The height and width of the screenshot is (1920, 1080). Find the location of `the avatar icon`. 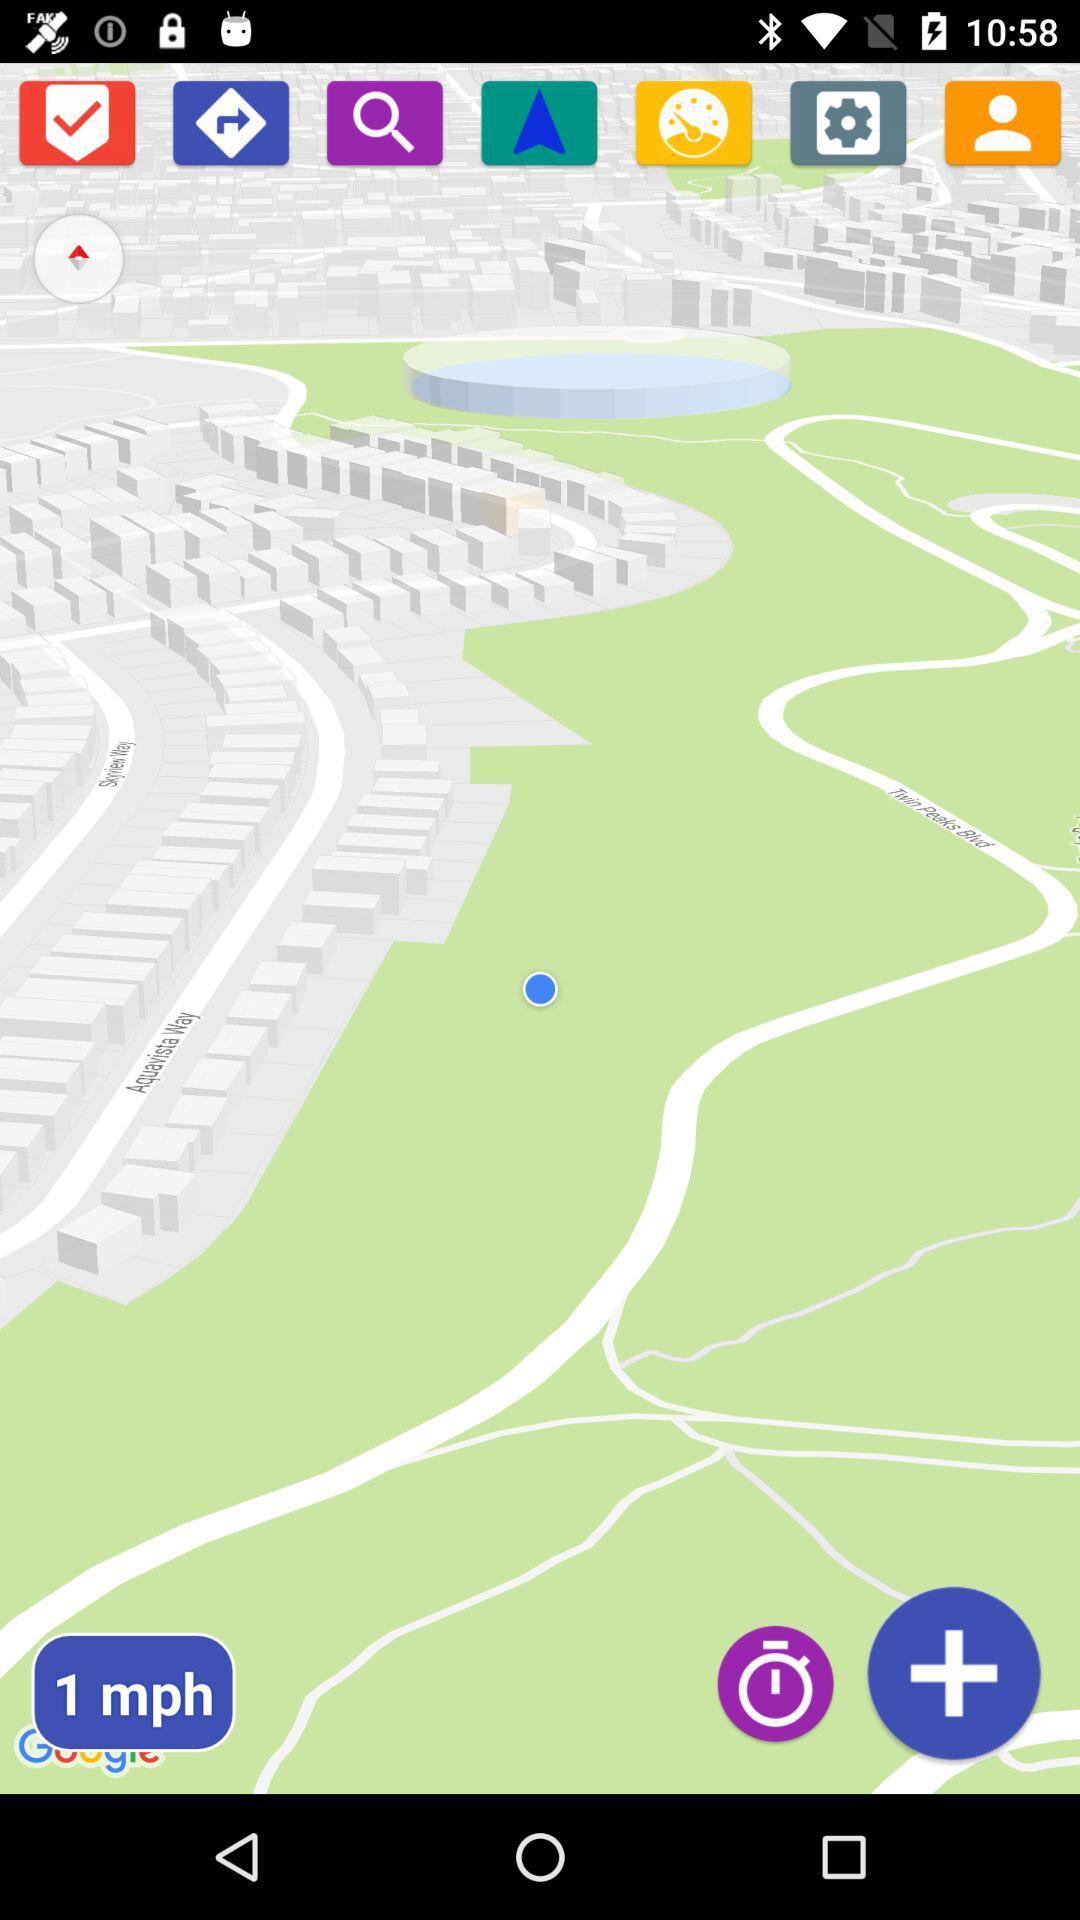

the avatar icon is located at coordinates (1002, 121).